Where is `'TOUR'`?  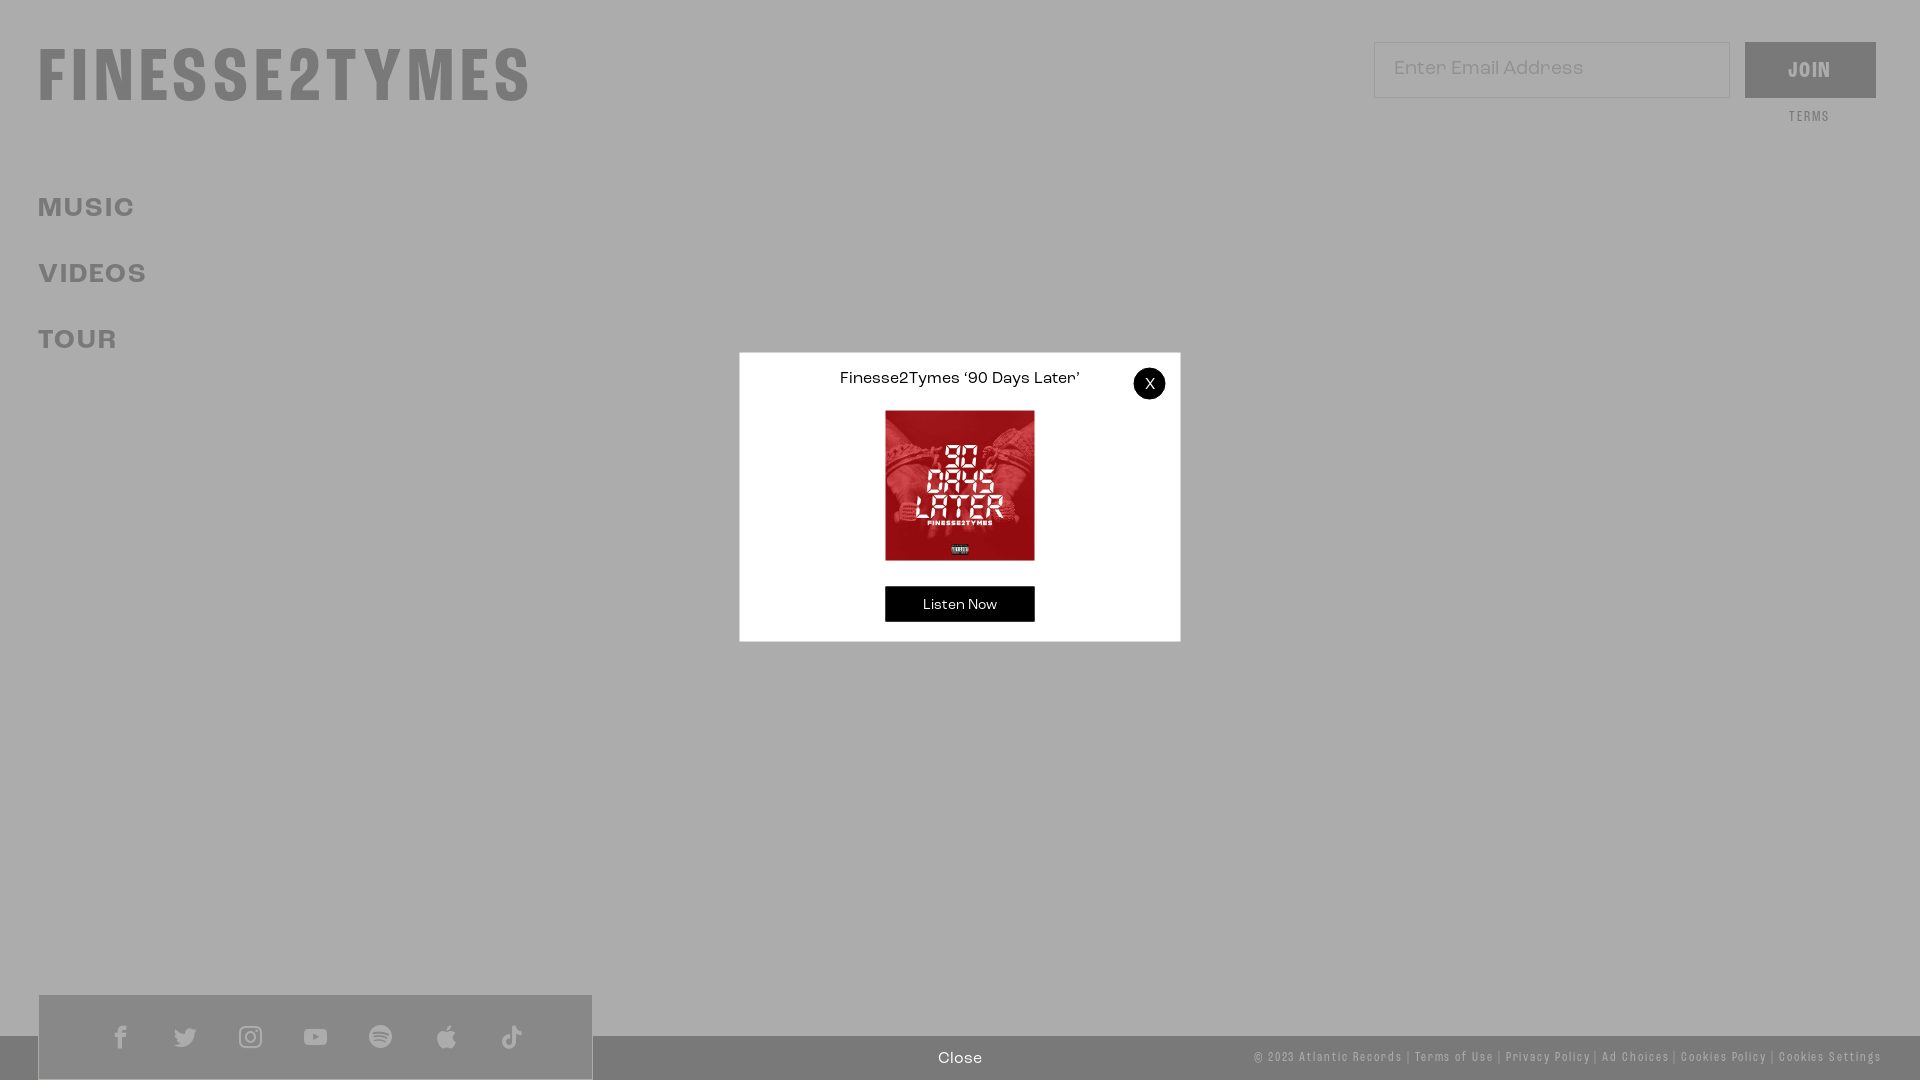 'TOUR' is located at coordinates (77, 340).